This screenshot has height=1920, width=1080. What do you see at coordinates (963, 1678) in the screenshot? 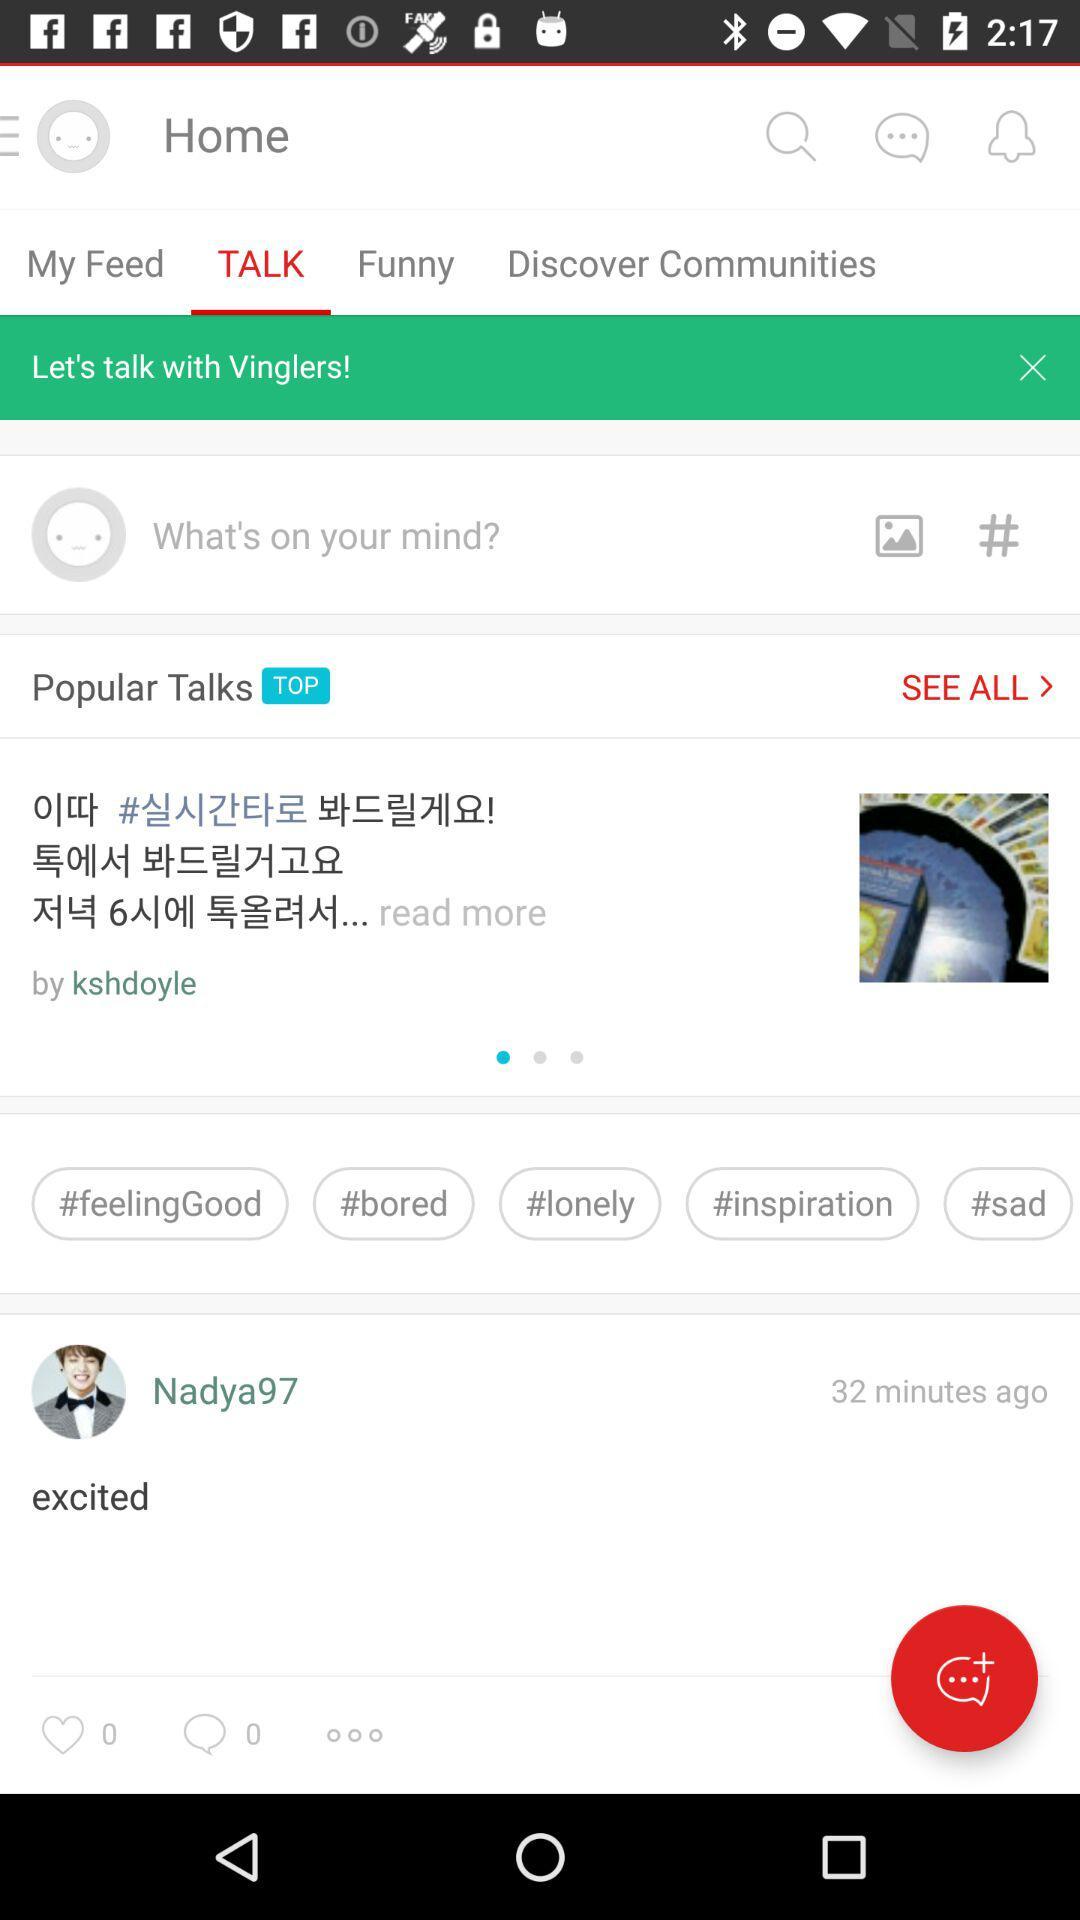
I see `the icon below 32 minutes ago` at bounding box center [963, 1678].